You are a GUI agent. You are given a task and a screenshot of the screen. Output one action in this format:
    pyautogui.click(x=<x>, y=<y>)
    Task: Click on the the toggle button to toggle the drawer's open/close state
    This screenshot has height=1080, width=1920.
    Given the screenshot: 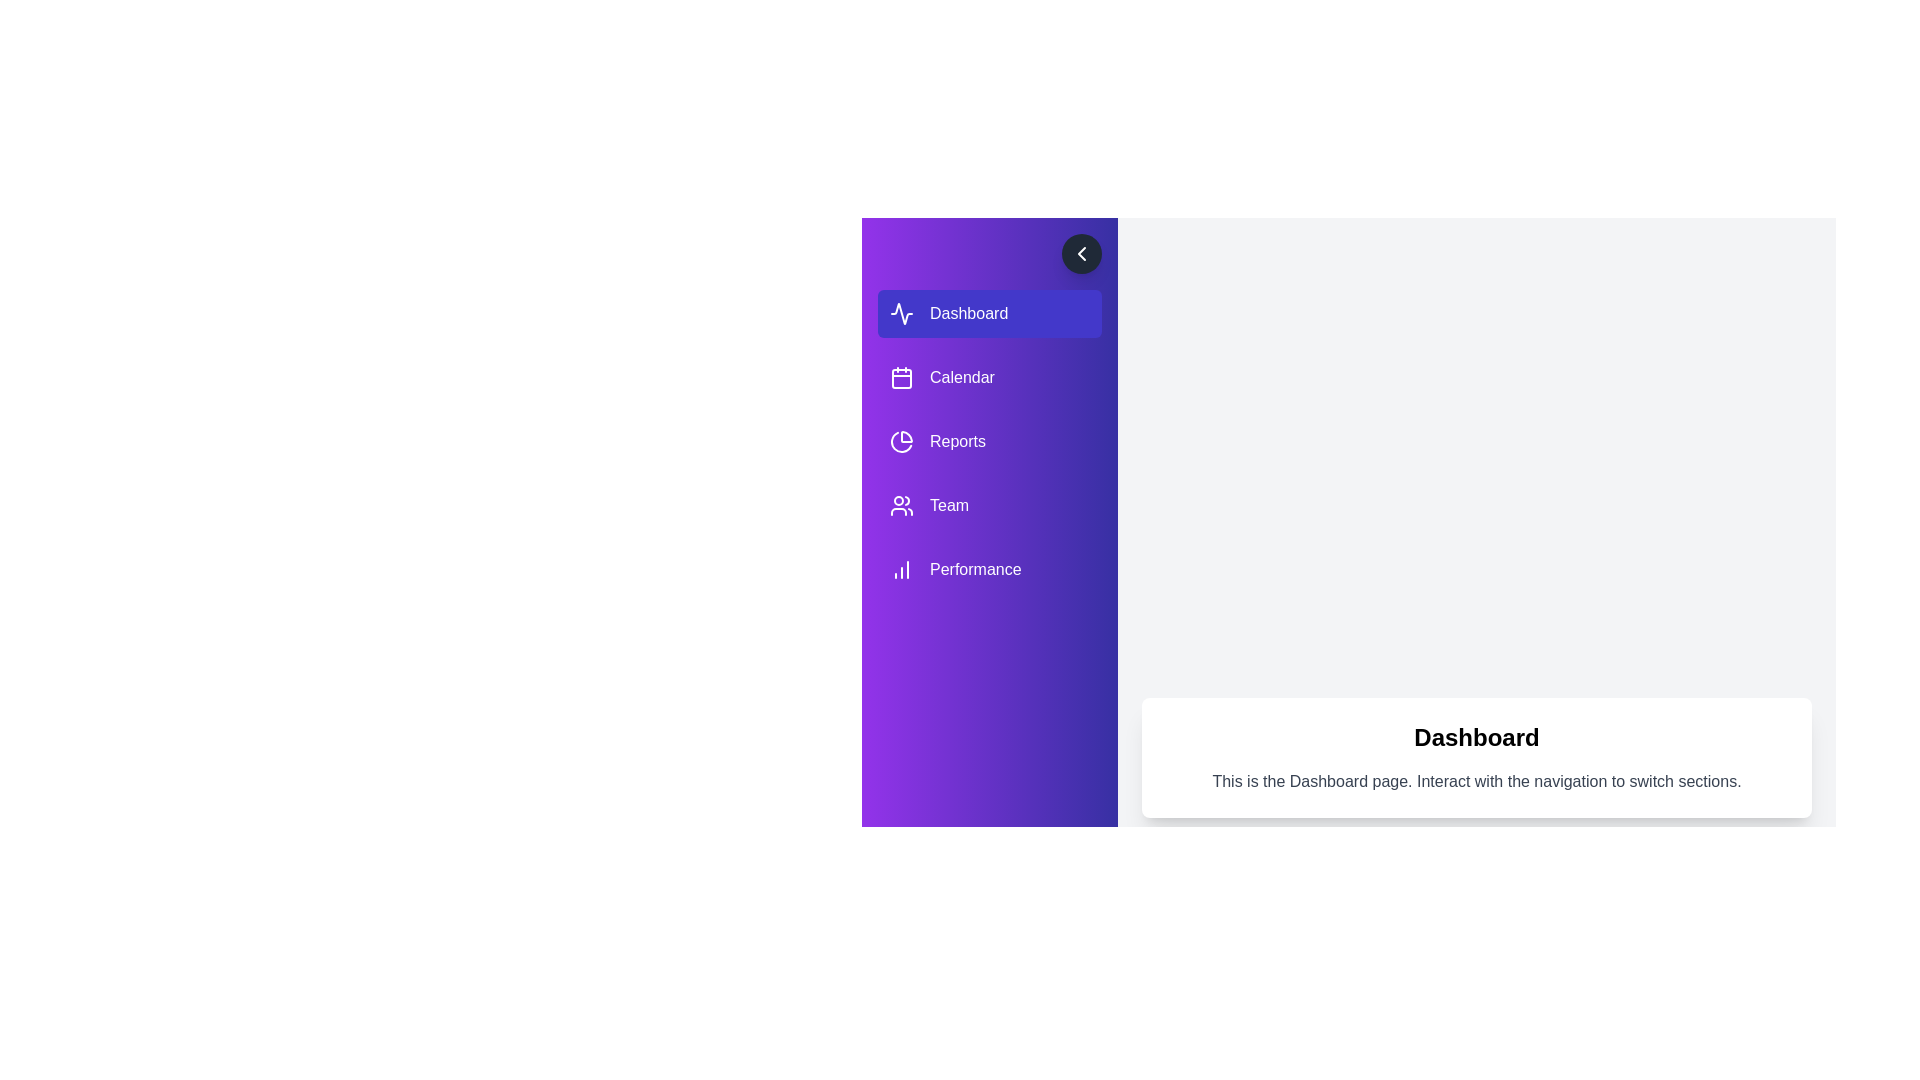 What is the action you would take?
    pyautogui.click(x=1080, y=253)
    